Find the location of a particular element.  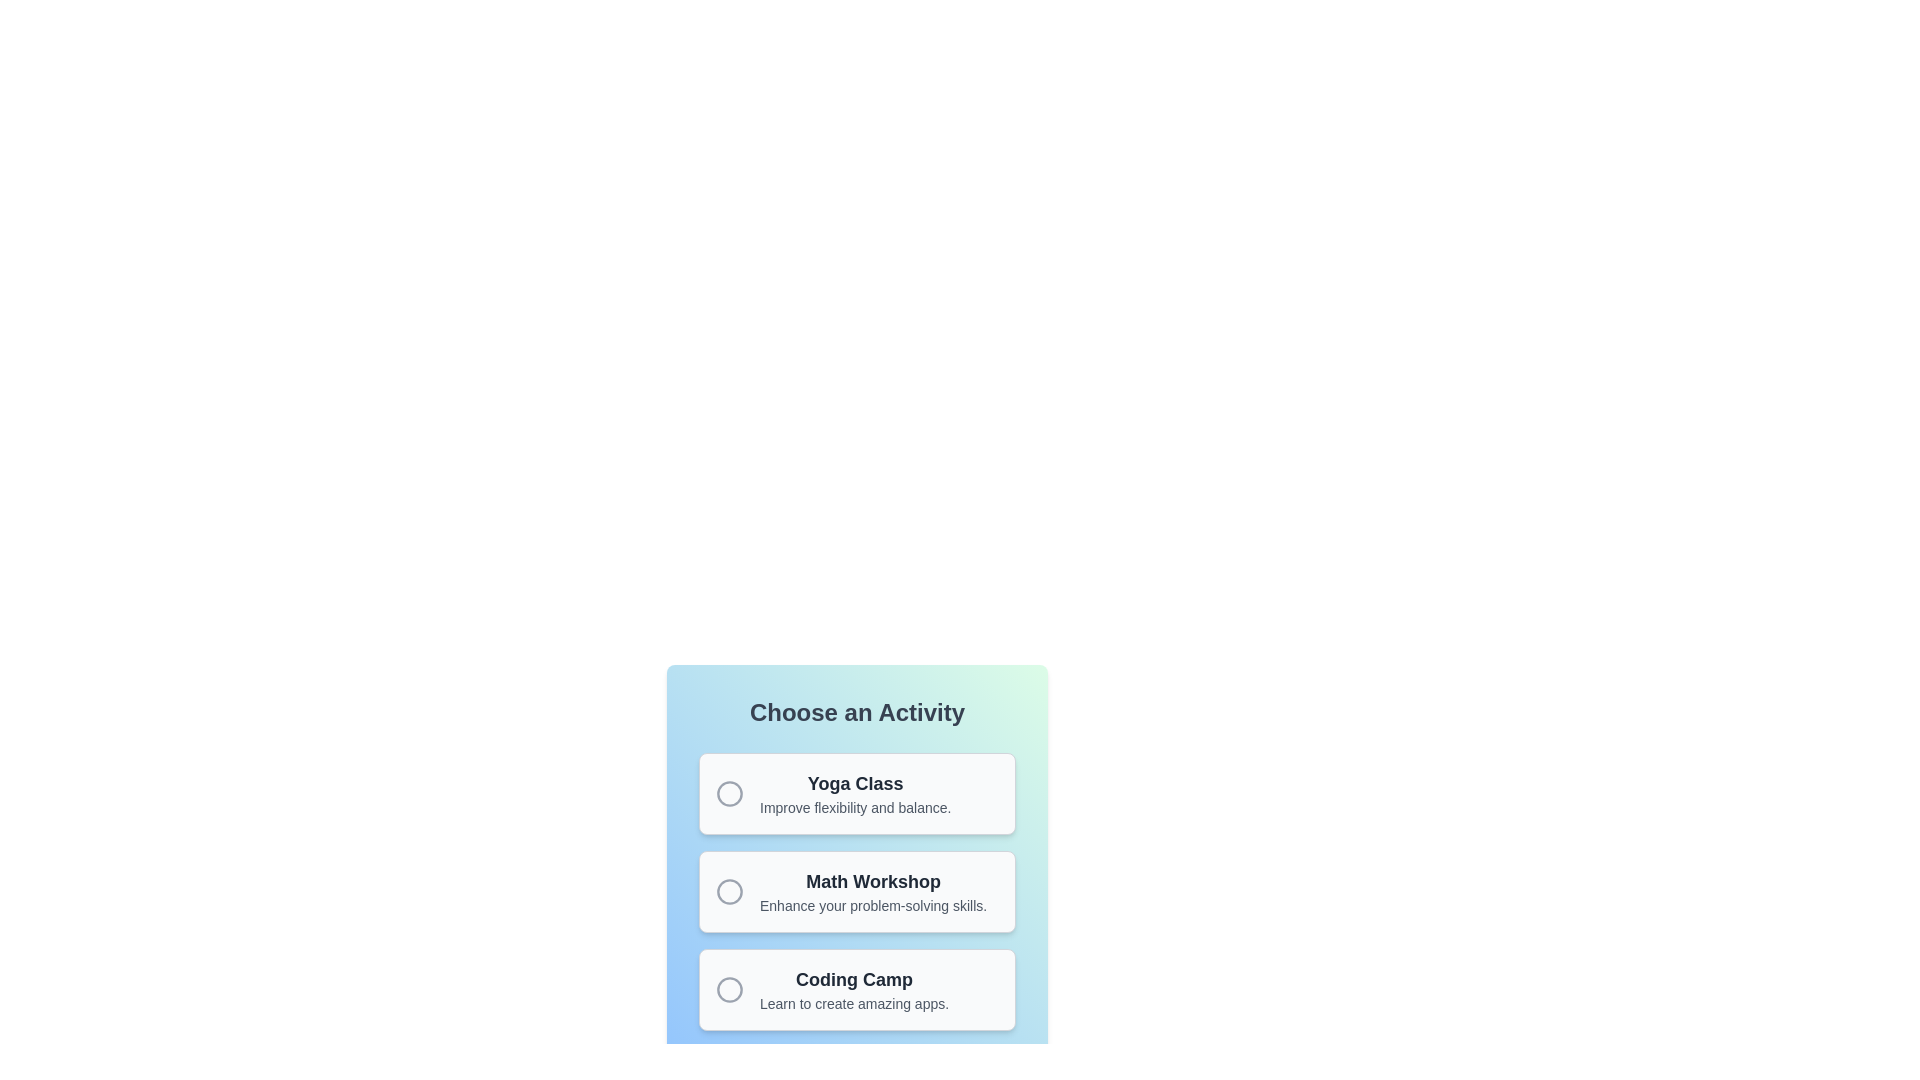

bold, large-font text 'Yoga Class' displayed prominently at the top of the 'Choose an Activity' section is located at coordinates (855, 782).